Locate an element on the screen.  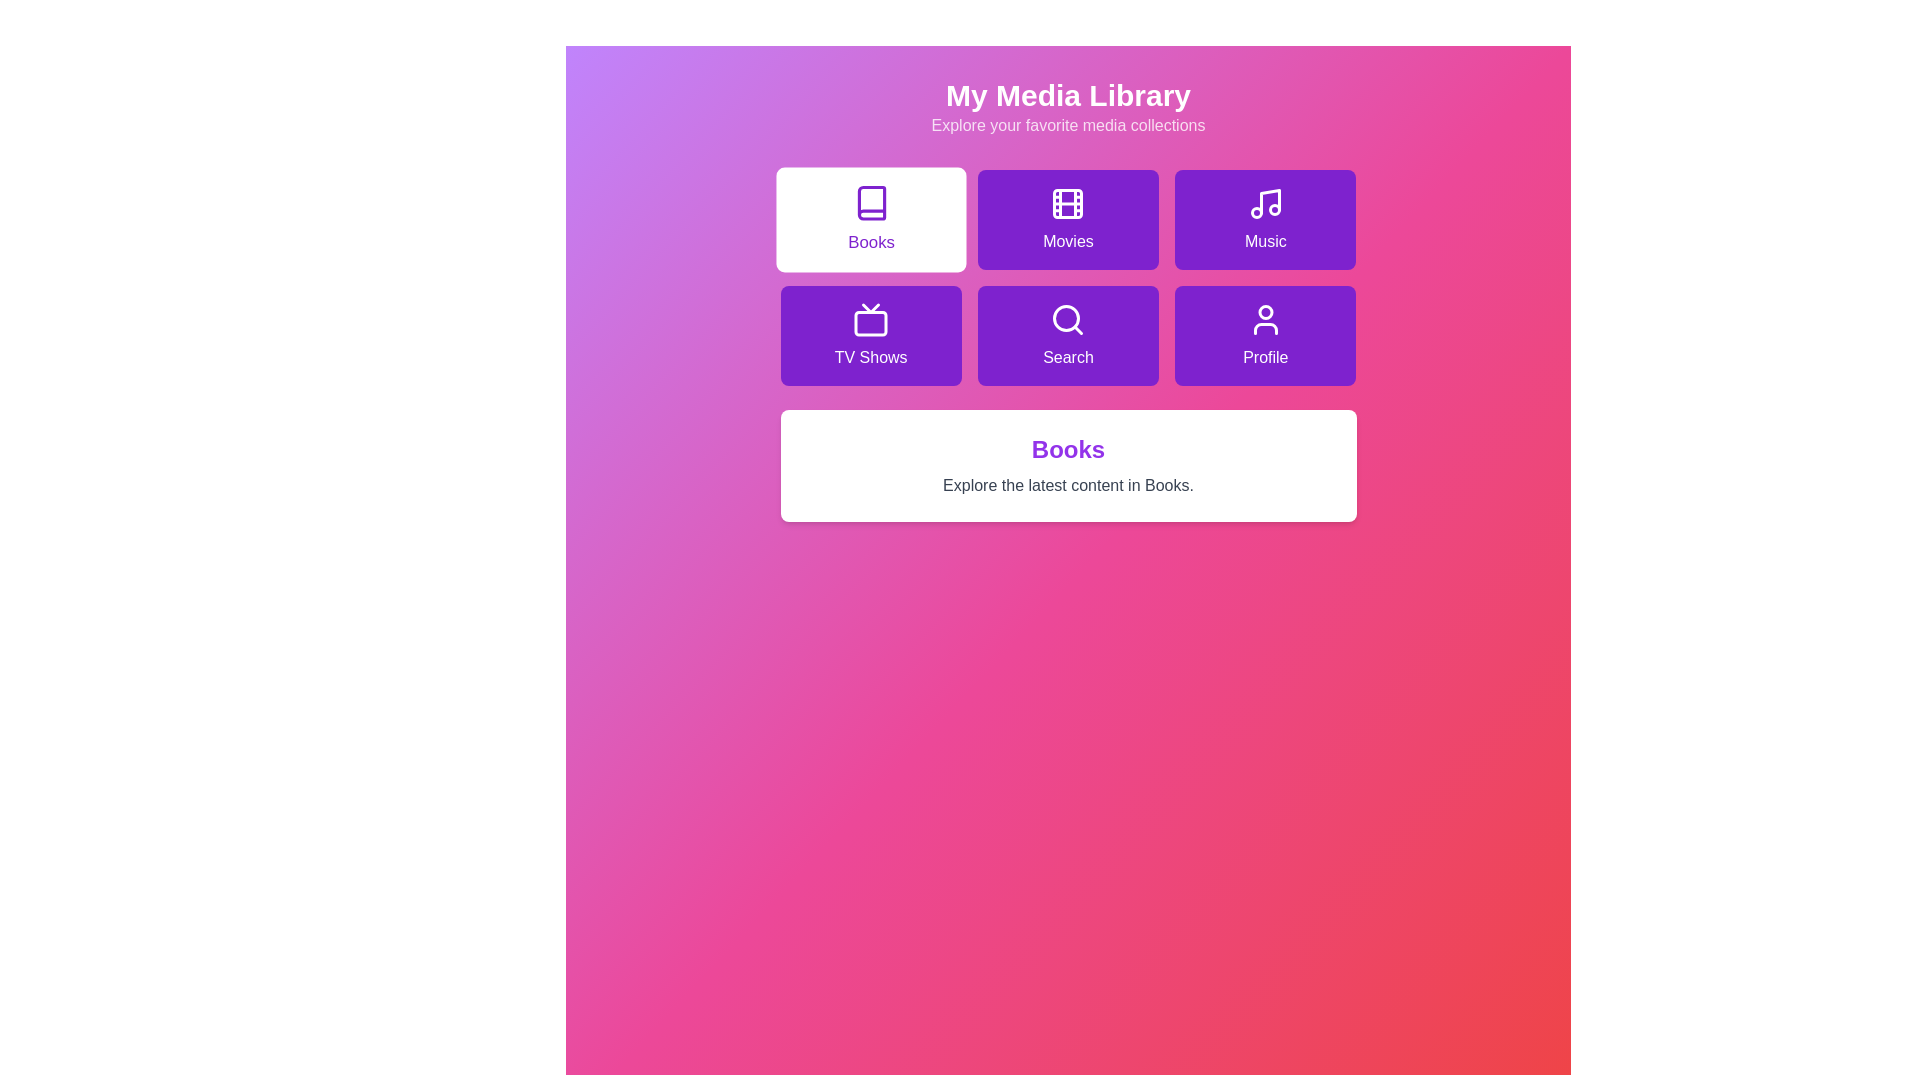
the button that redirects to the 'Movies' section, which is the second entry in a grid layout, positioned centrally between 'Books' and 'Music' is located at coordinates (1067, 219).